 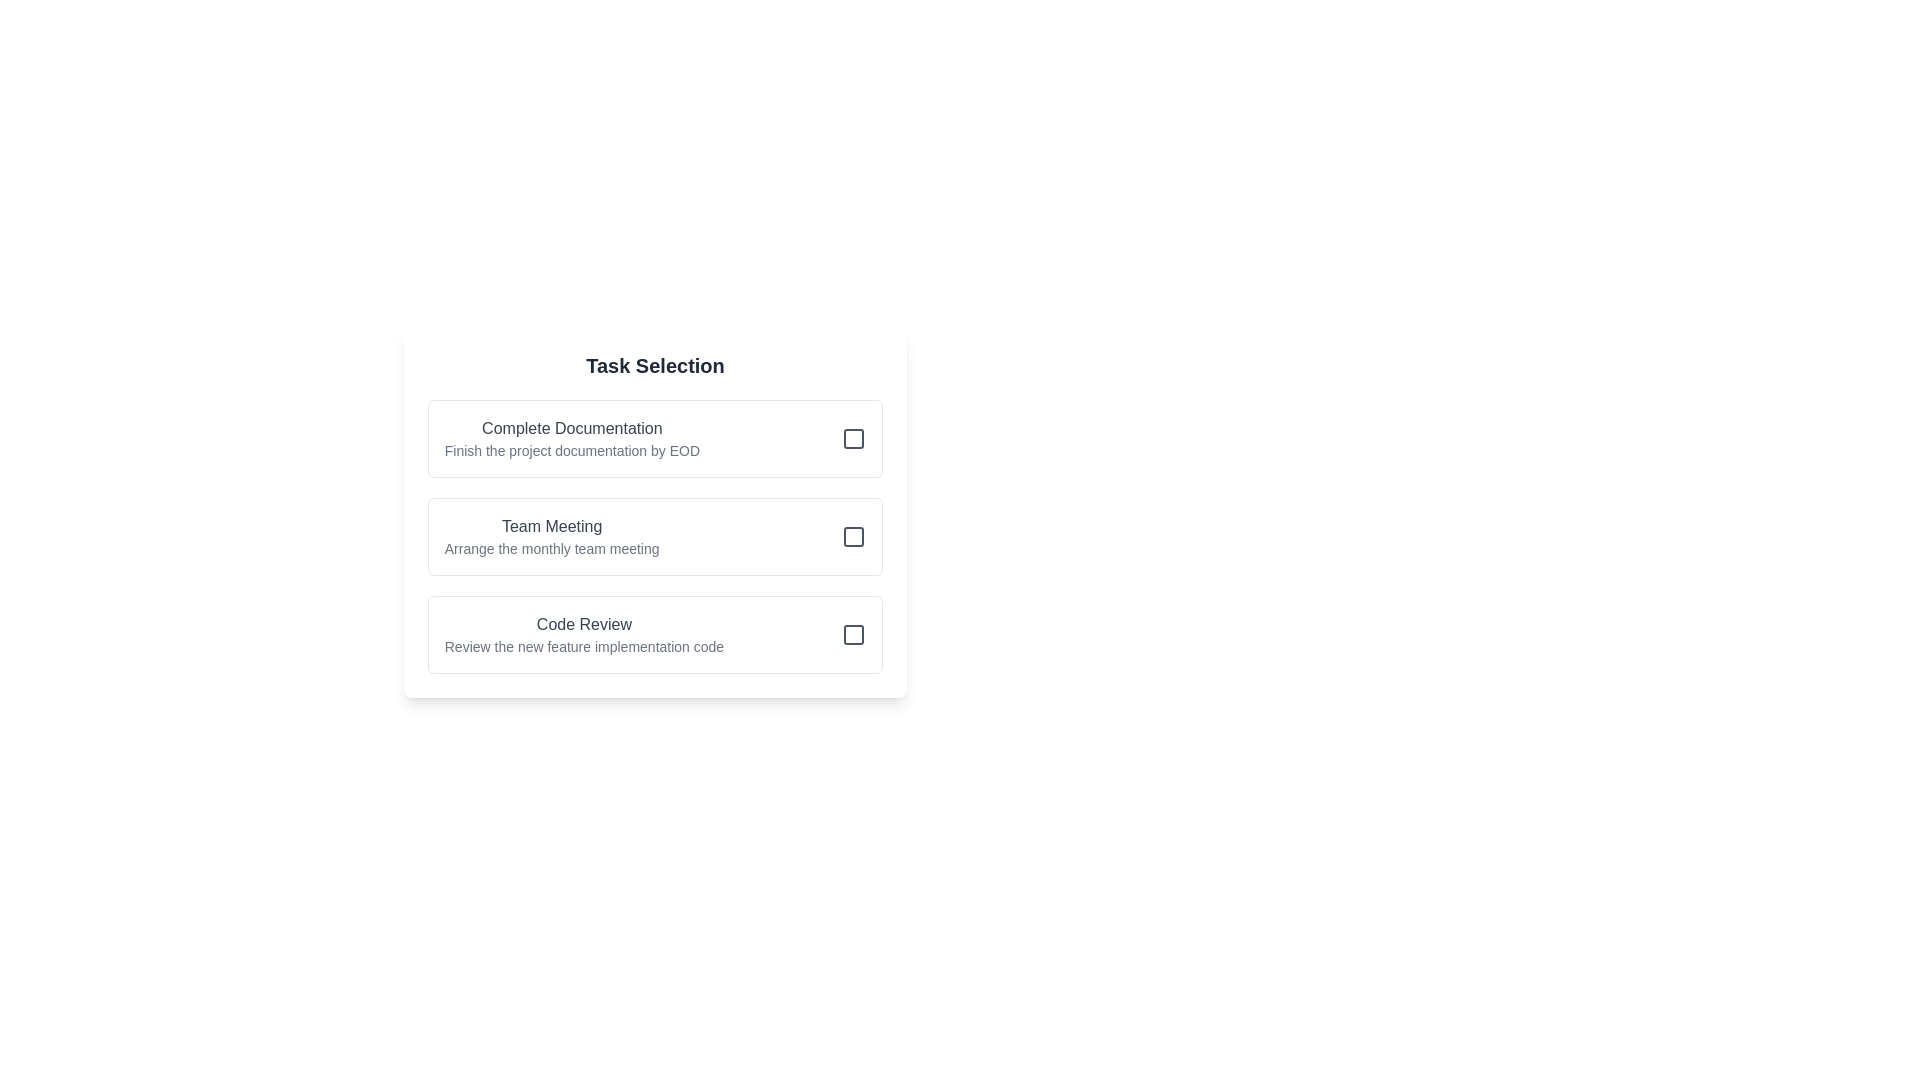 I want to click on the Grouped Task List with Checkboxes, so click(x=655, y=512).